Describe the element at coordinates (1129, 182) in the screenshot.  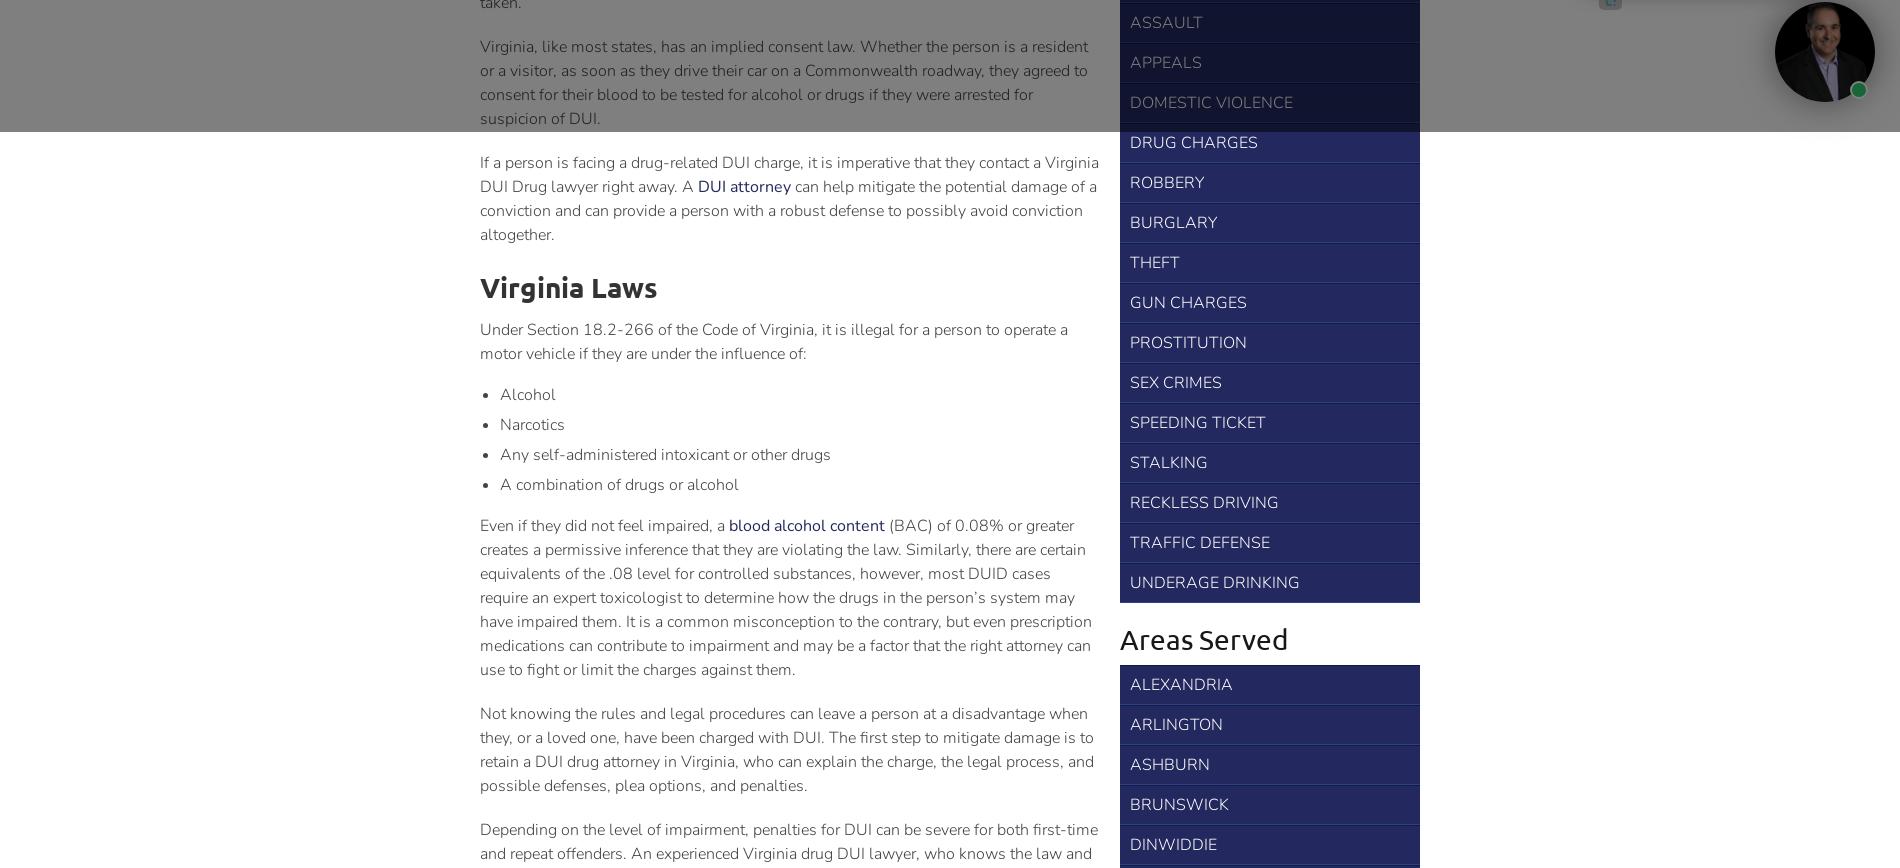
I see `'Robbery'` at that location.